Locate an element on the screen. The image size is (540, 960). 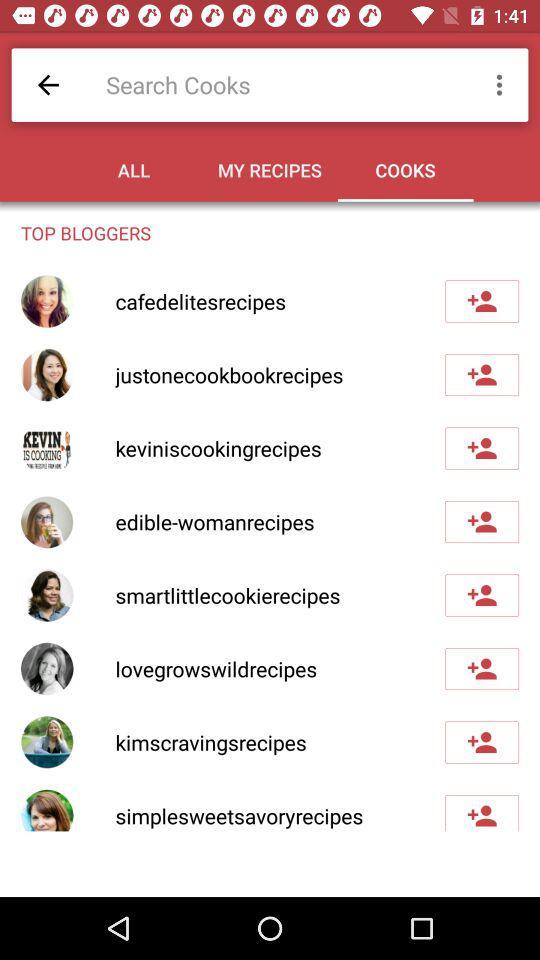
follow blogger is located at coordinates (481, 373).